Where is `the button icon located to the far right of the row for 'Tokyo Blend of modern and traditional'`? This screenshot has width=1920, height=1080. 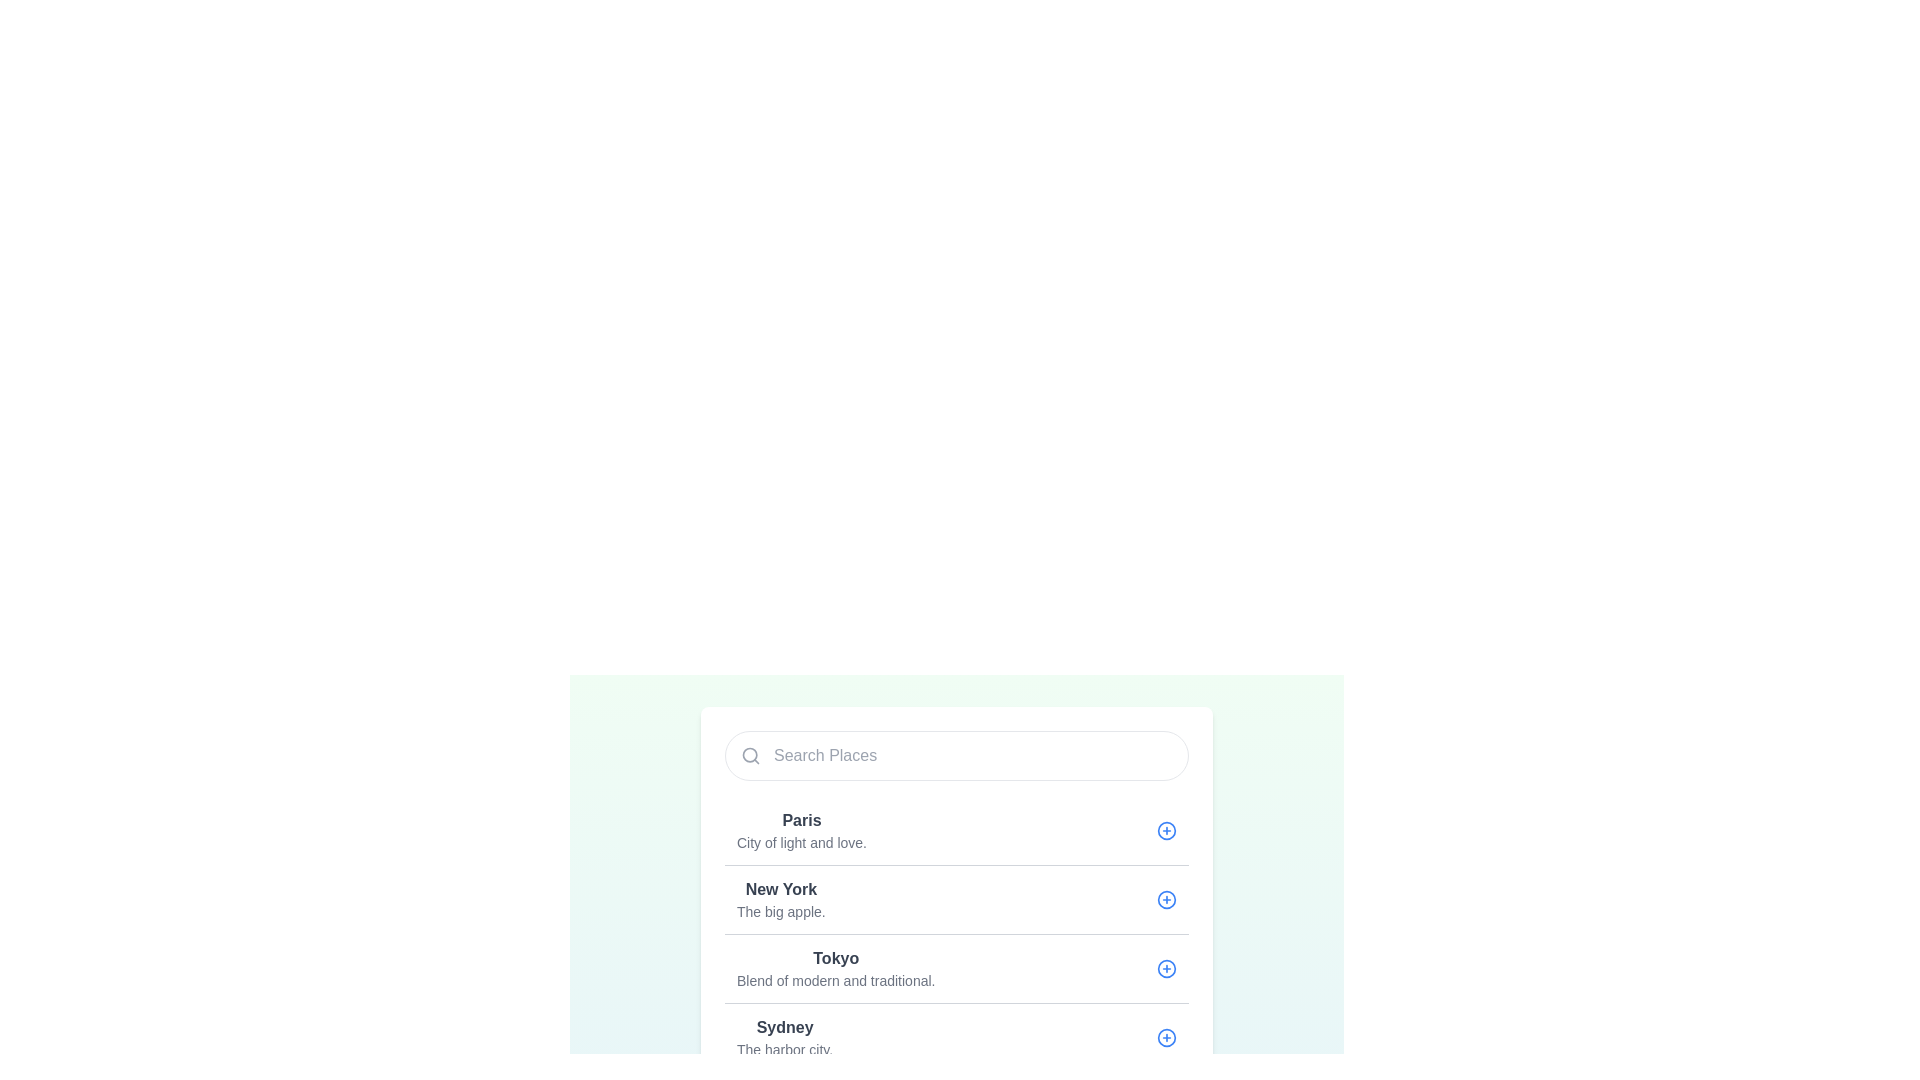
the button icon located to the far right of the row for 'Tokyo Blend of modern and traditional' is located at coordinates (1166, 967).